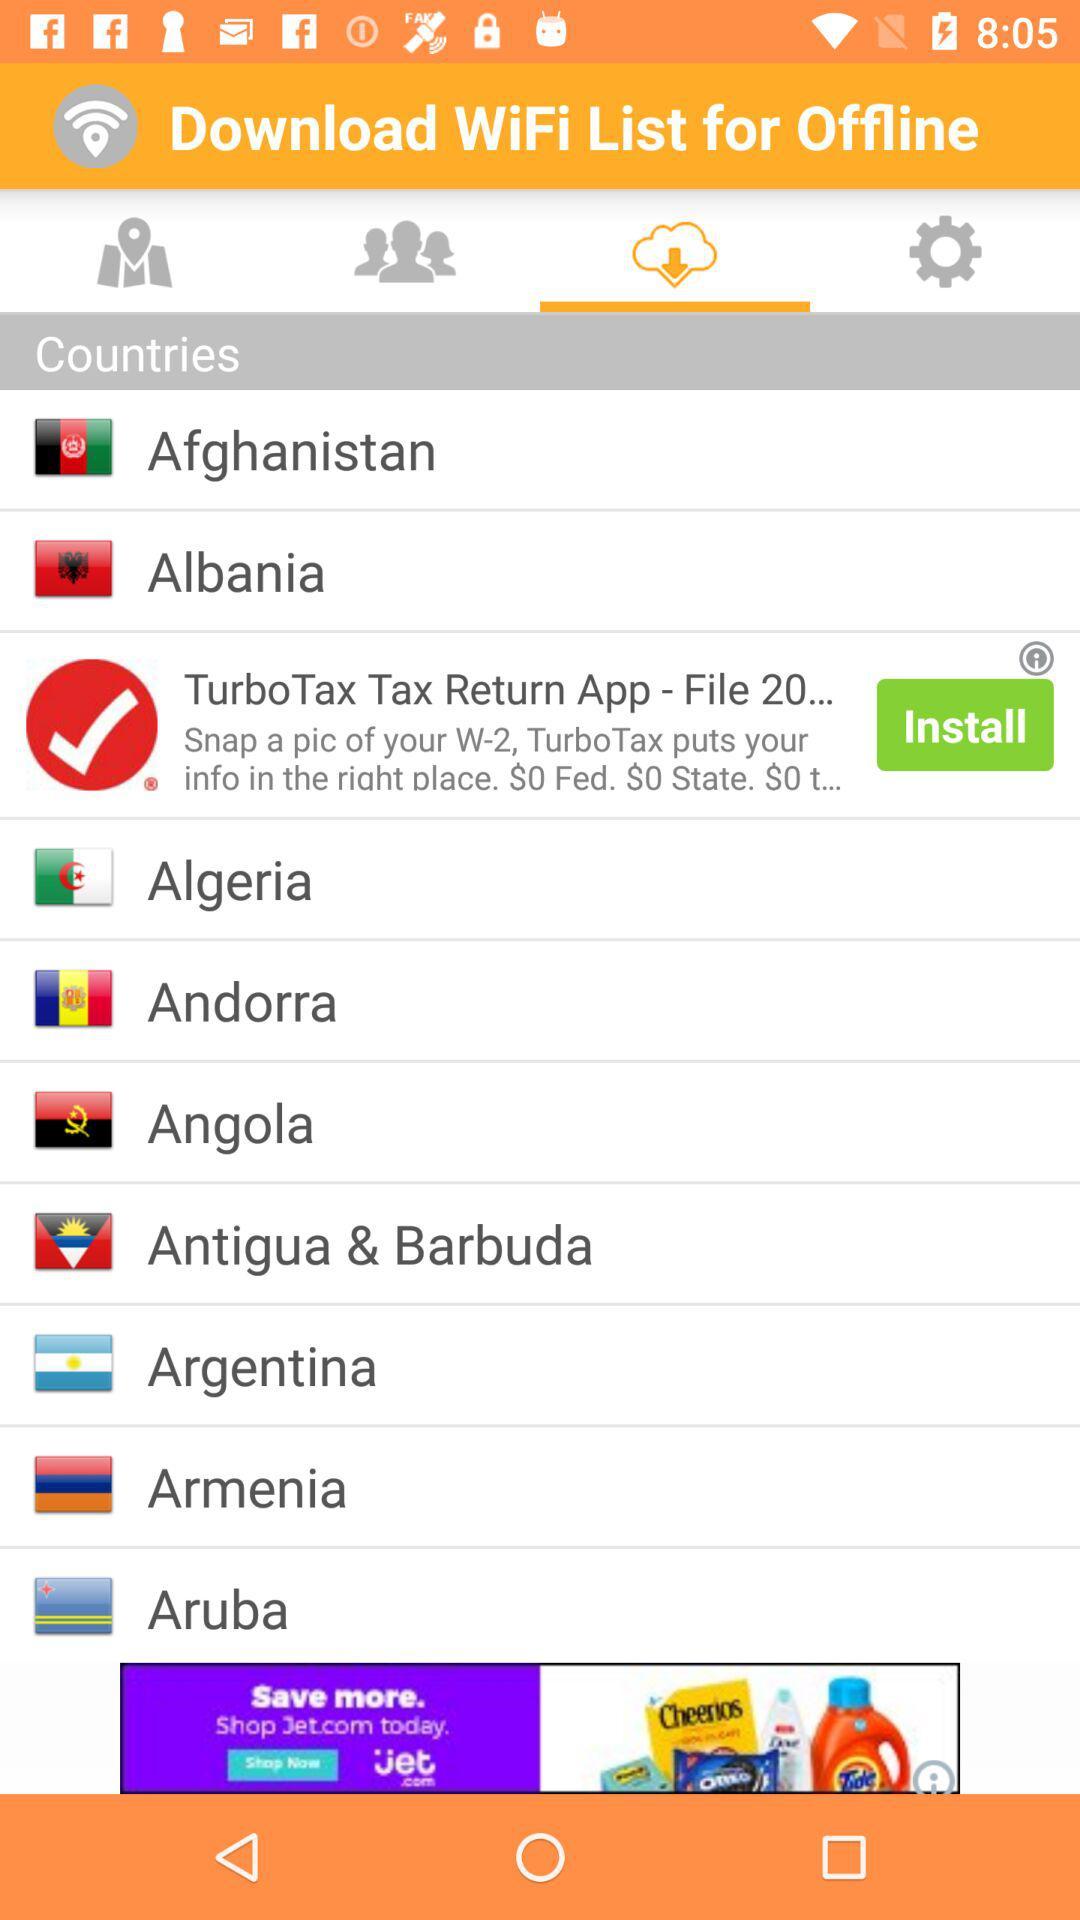 This screenshot has width=1080, height=1920. Describe the element at coordinates (262, 1486) in the screenshot. I see `icon above the aruba icon` at that location.